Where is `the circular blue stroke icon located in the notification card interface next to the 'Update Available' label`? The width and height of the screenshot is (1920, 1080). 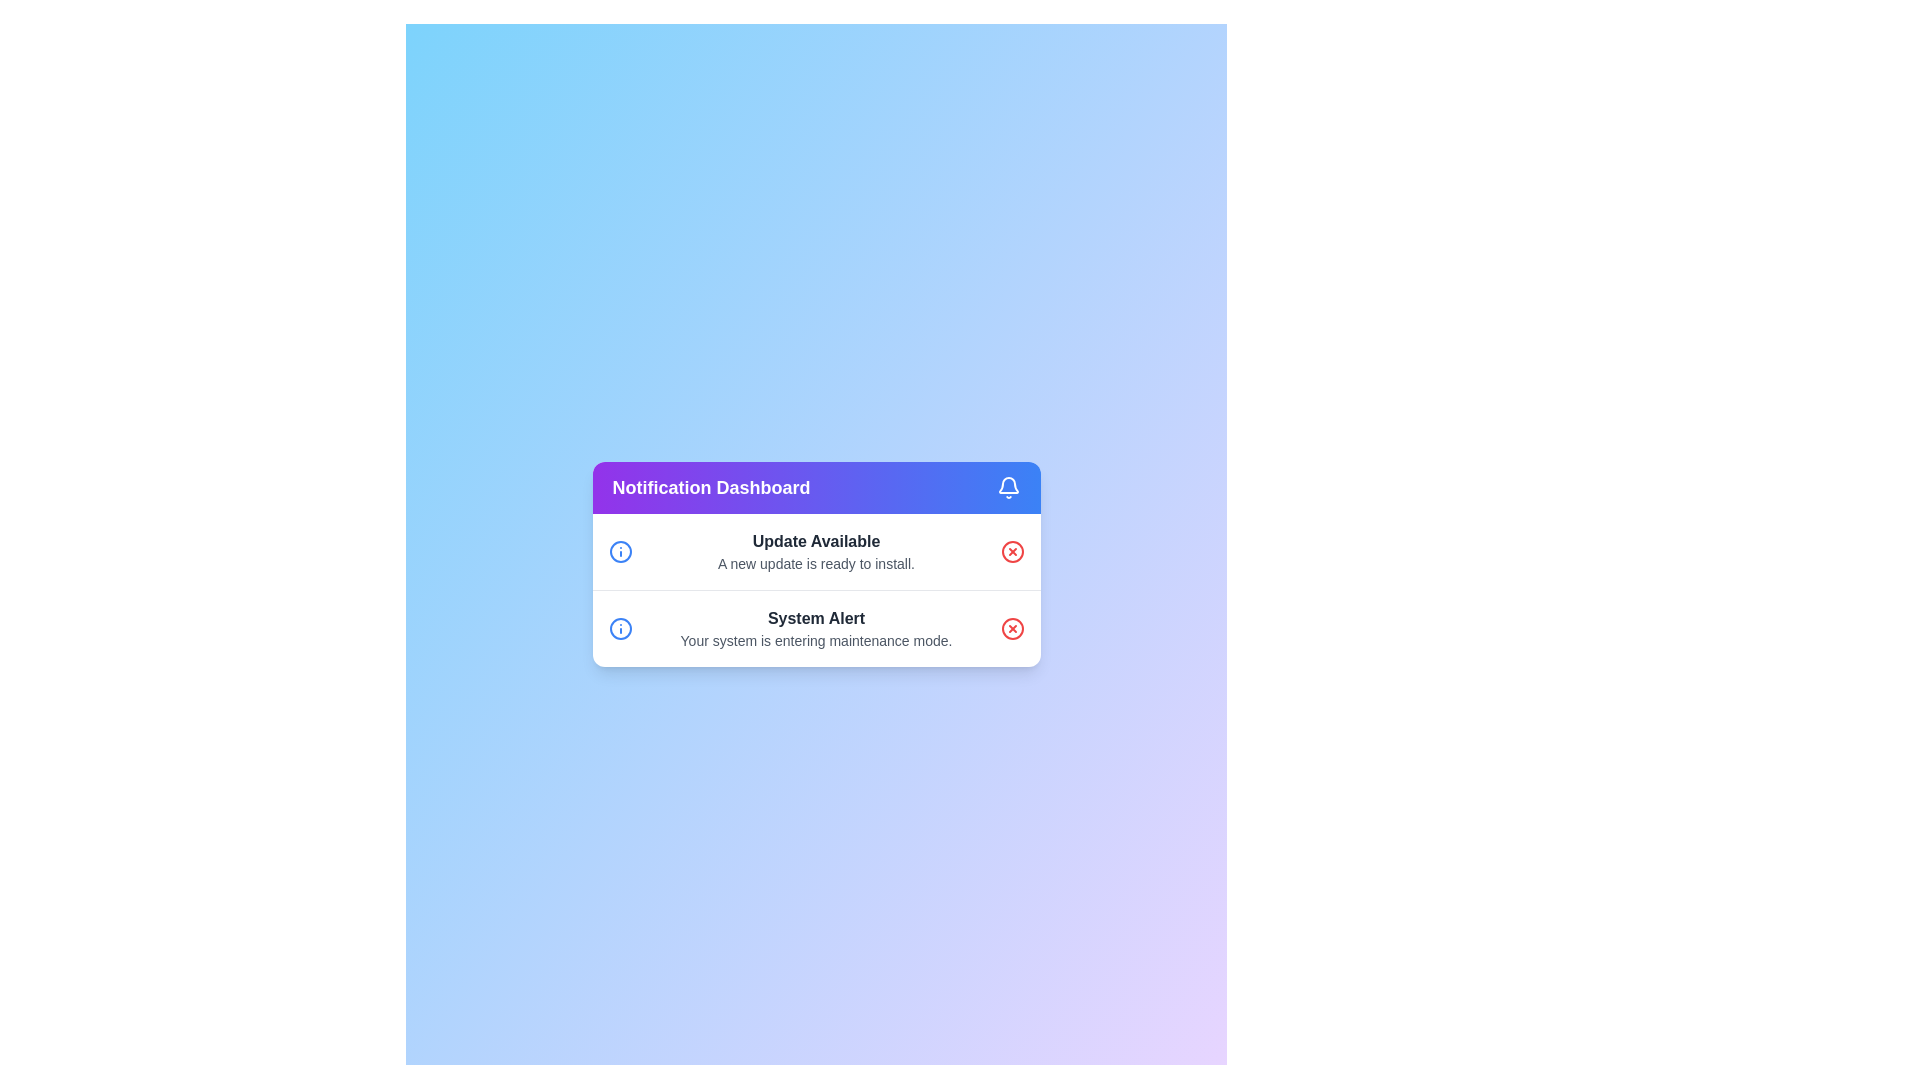
the circular blue stroke icon located in the notification card interface next to the 'Update Available' label is located at coordinates (619, 627).